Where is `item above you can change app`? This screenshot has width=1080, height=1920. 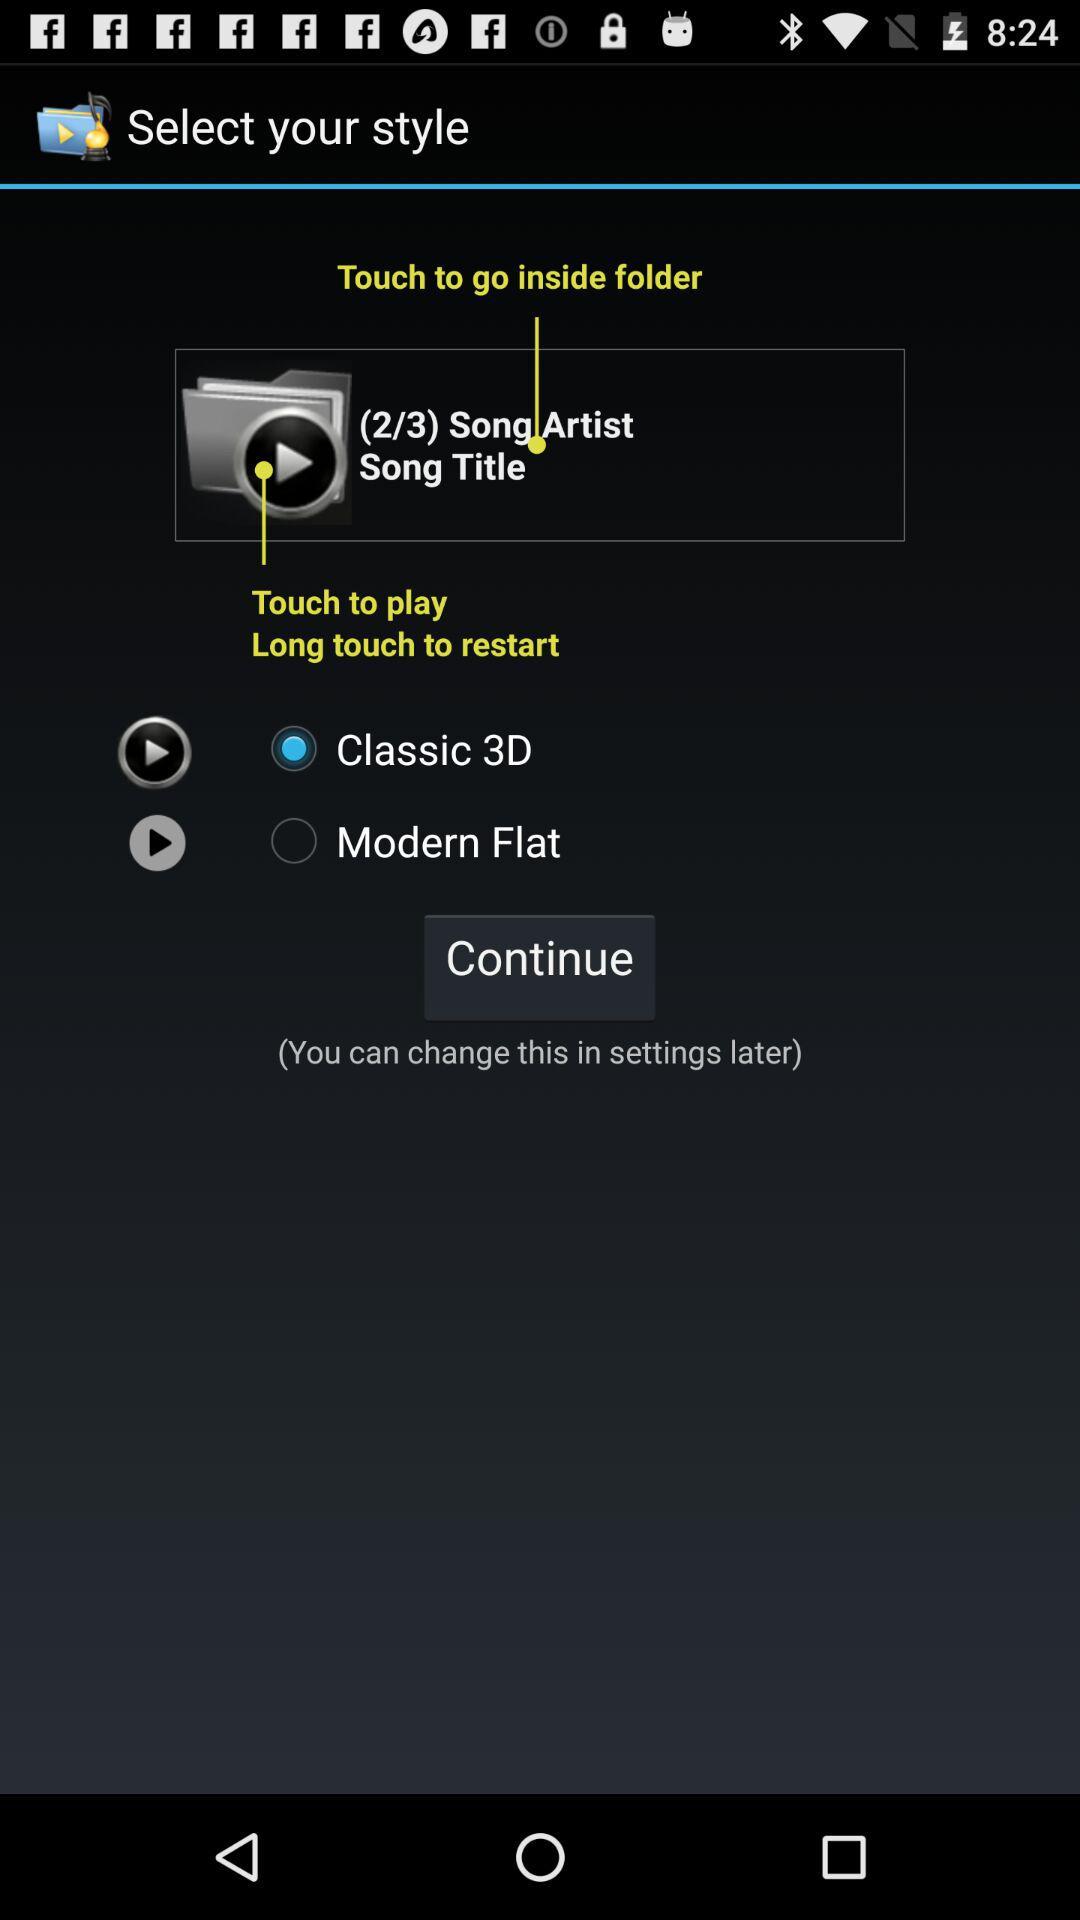
item above you can change app is located at coordinates (538, 966).